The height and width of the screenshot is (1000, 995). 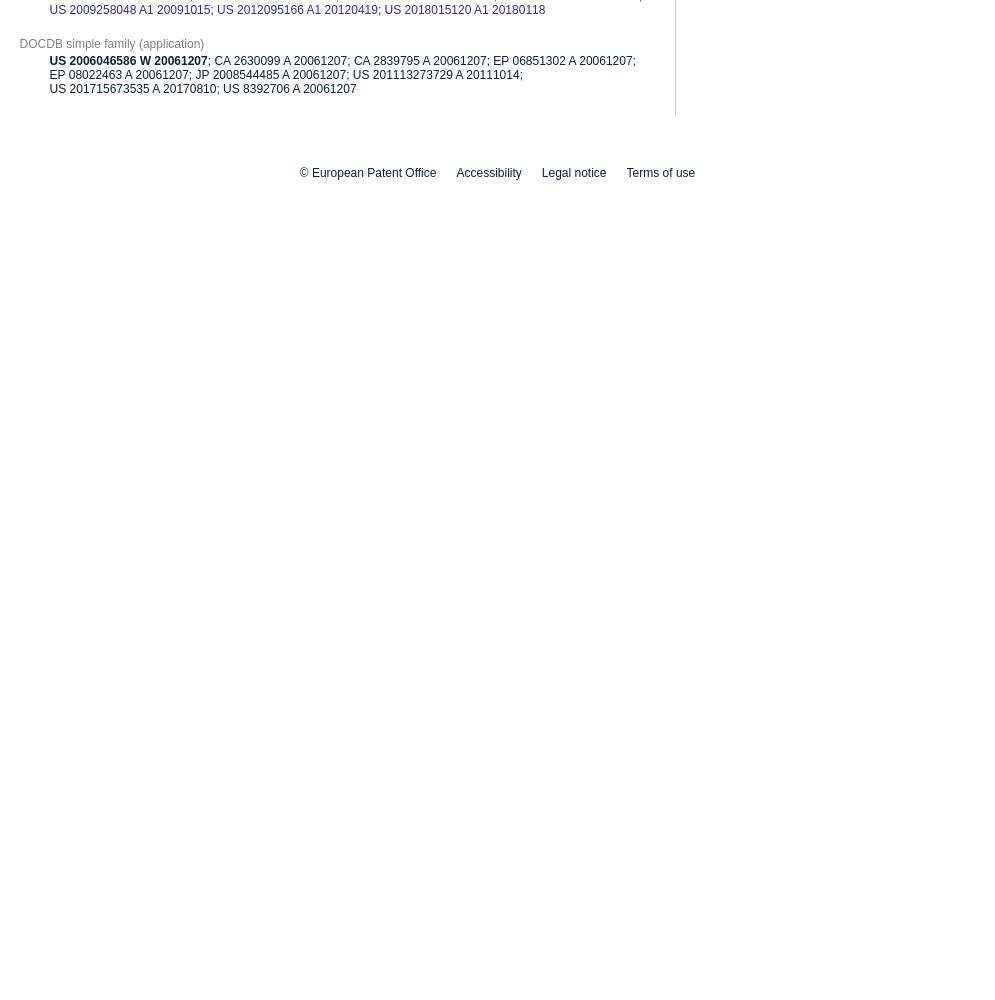 I want to click on 'US 2018015120 A1 20180118', so click(x=464, y=9).